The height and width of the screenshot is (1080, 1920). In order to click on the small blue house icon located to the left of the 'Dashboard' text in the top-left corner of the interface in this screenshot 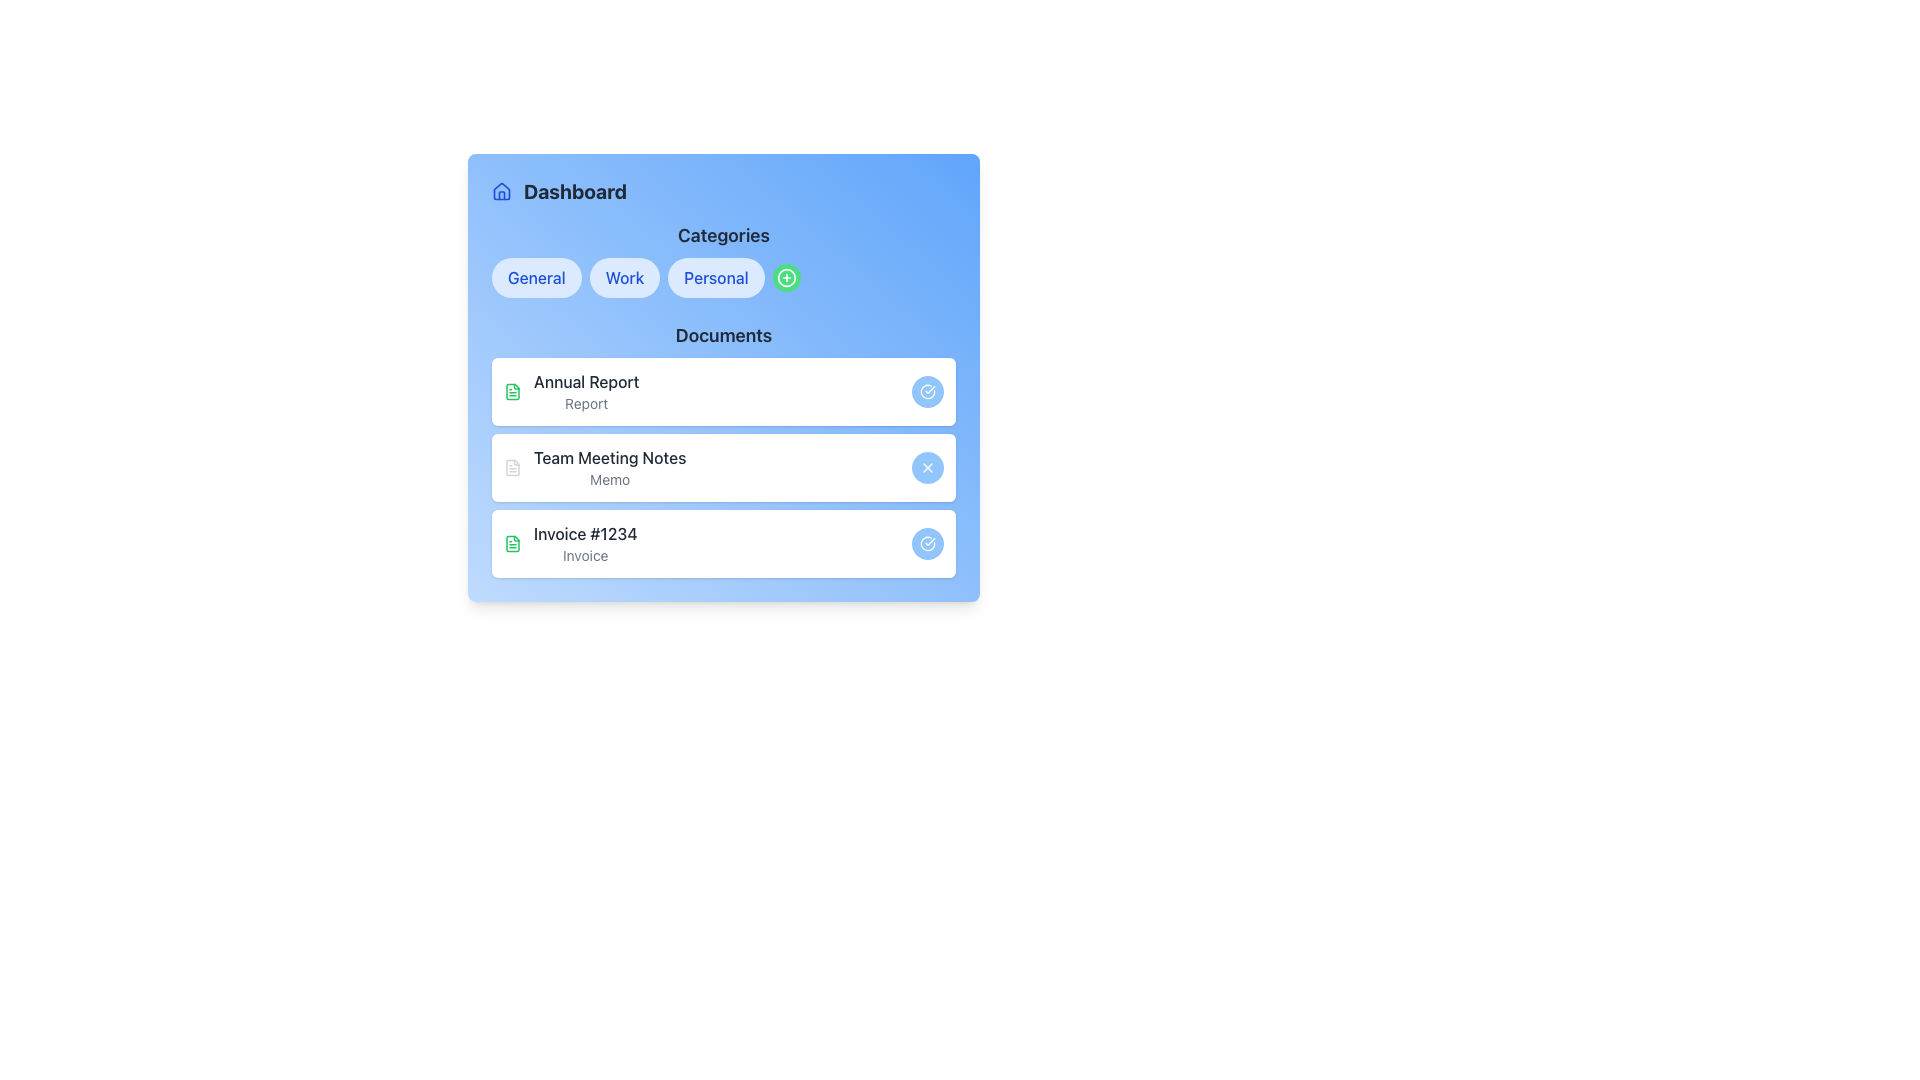, I will do `click(502, 192)`.